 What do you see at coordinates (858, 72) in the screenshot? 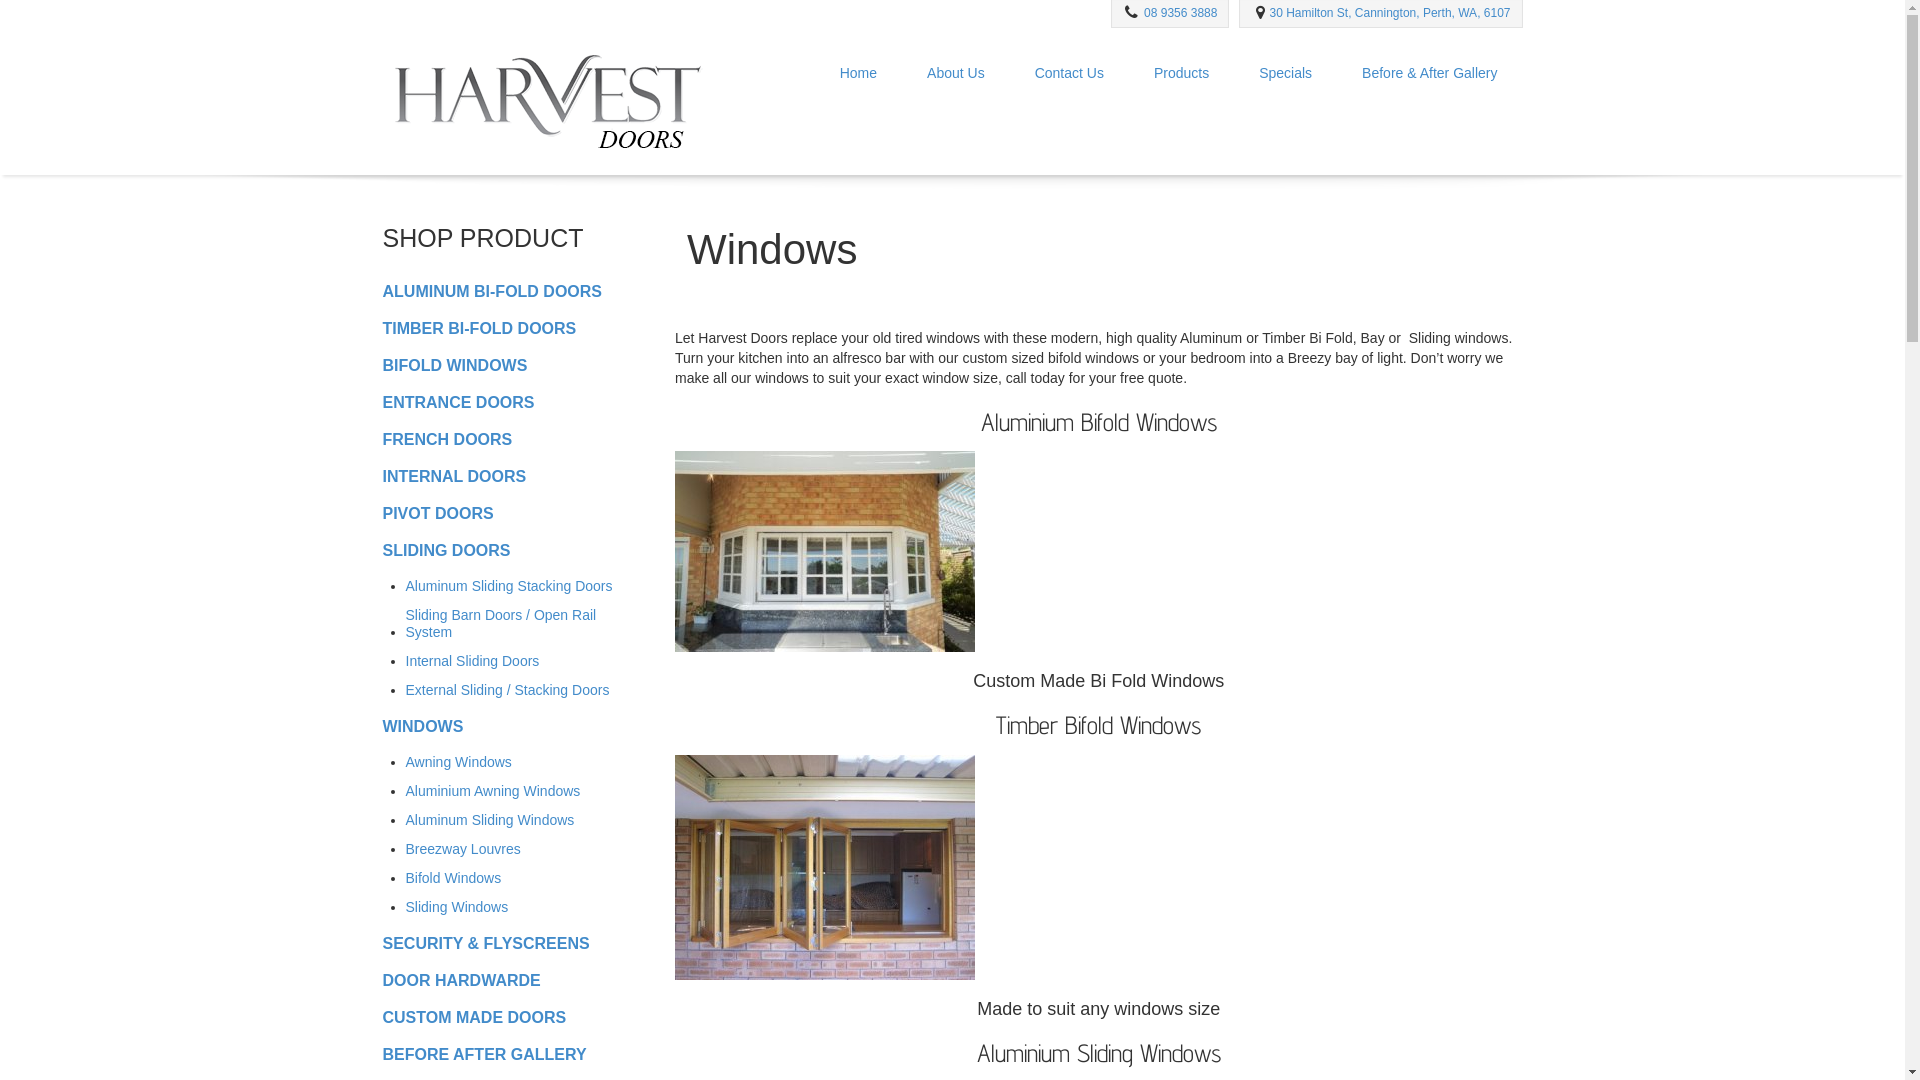
I see `'Home'` at bounding box center [858, 72].